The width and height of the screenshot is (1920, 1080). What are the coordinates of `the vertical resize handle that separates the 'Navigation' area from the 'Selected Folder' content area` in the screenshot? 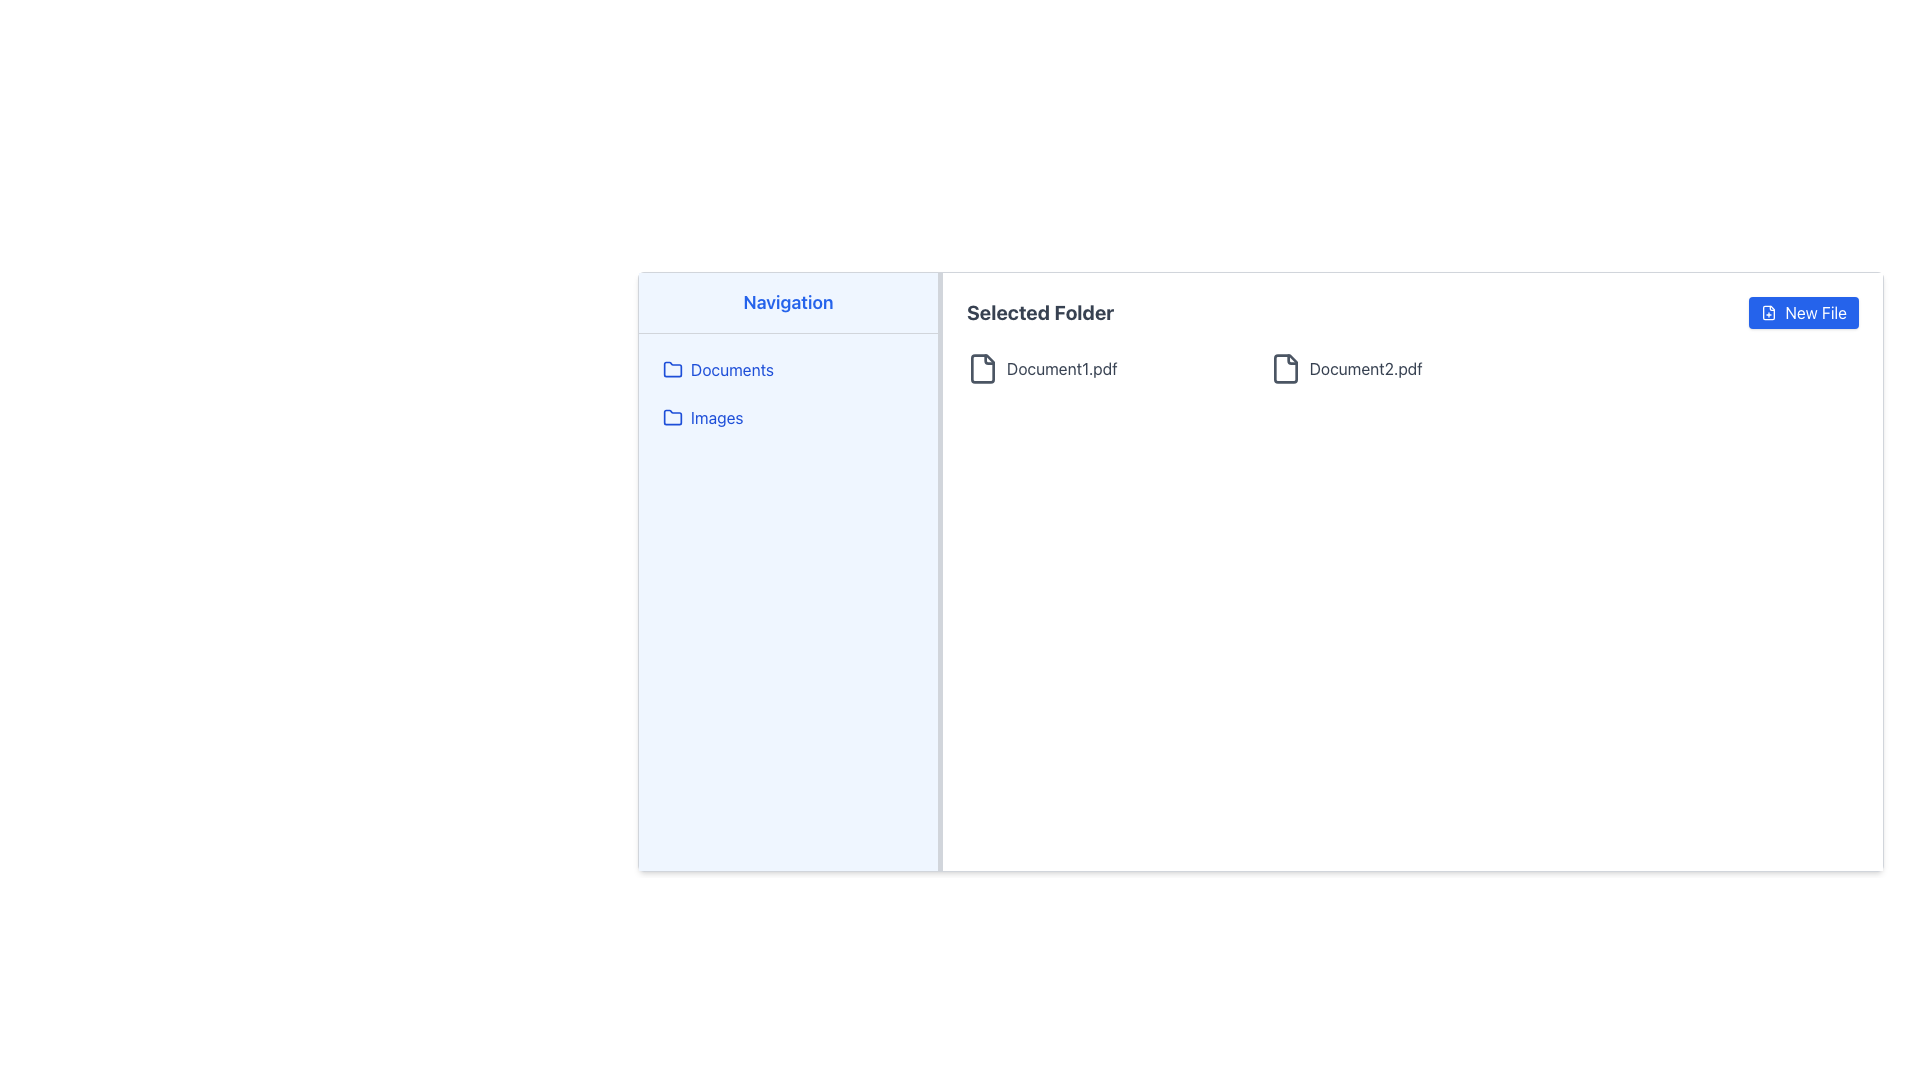 It's located at (939, 571).